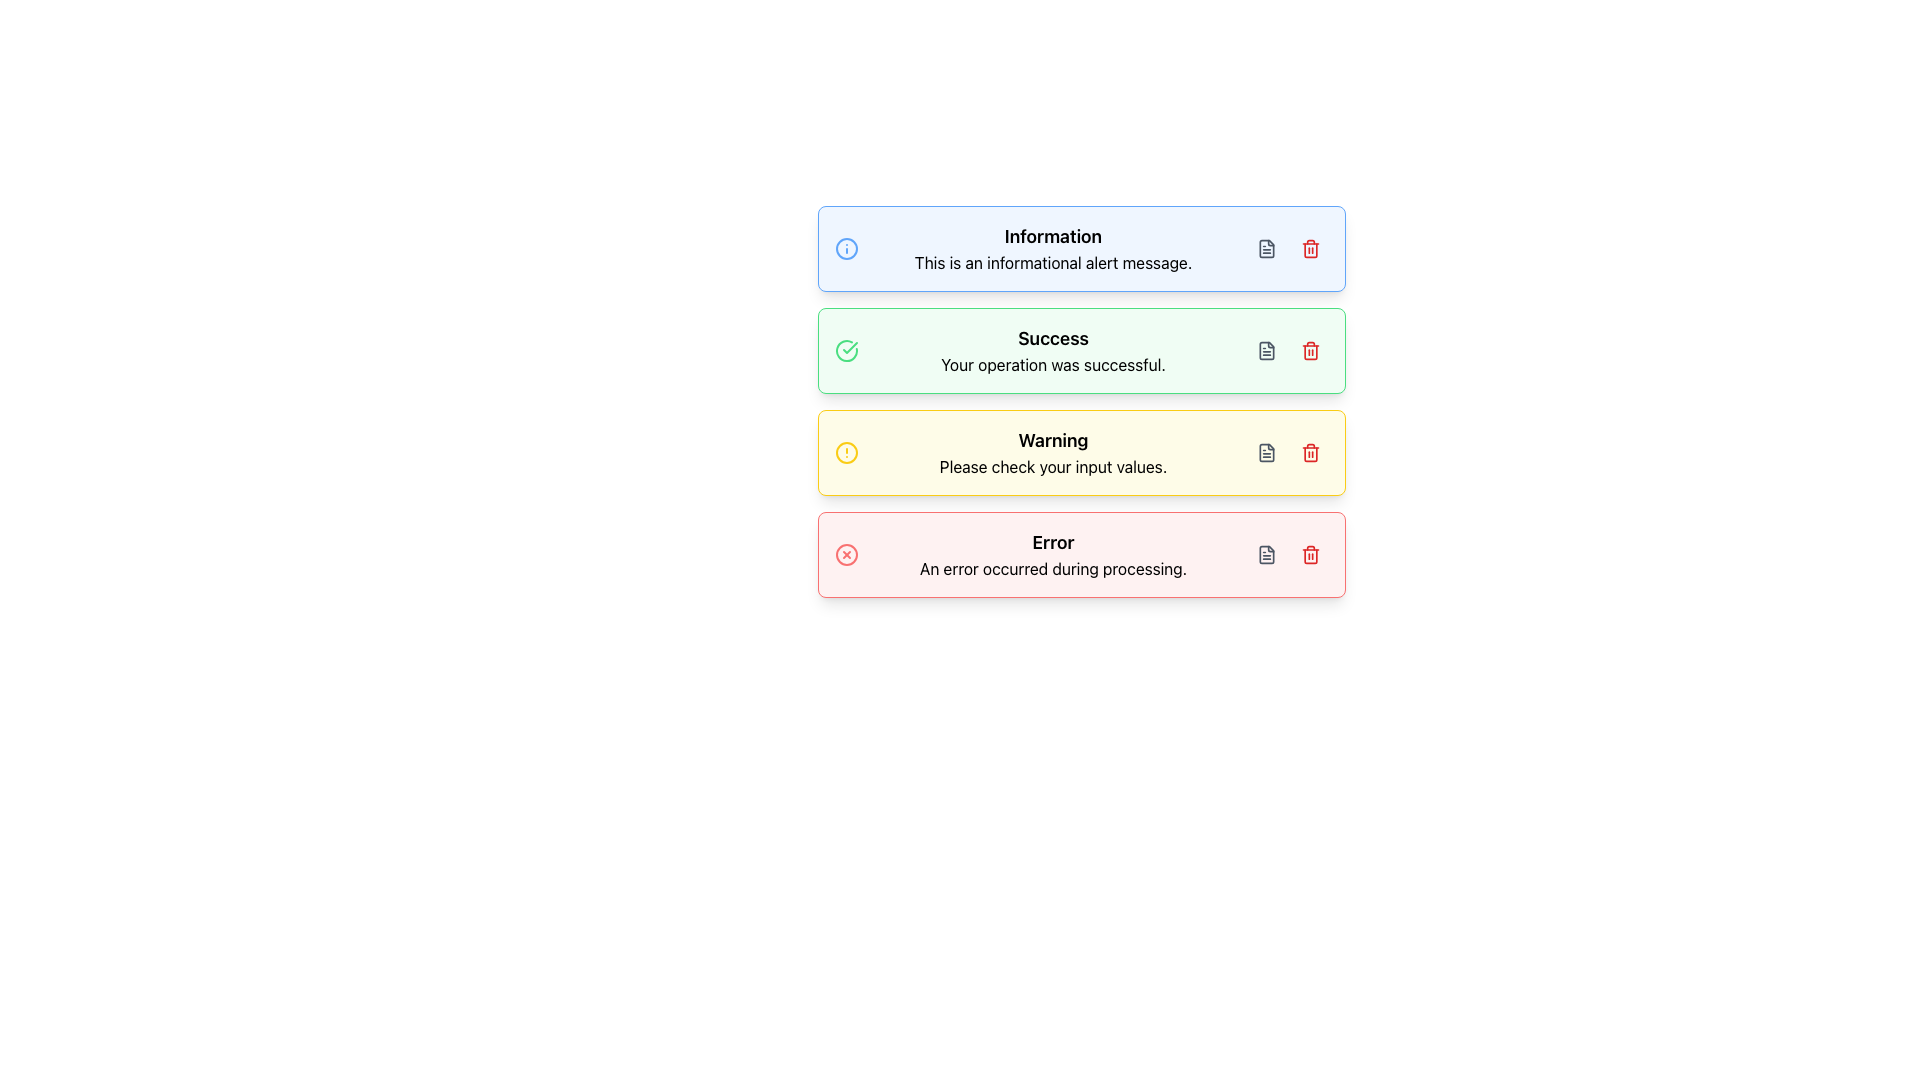  What do you see at coordinates (1052, 543) in the screenshot?
I see `the bold text label reading 'Error' located at the top of the red alert box for error notifications` at bounding box center [1052, 543].